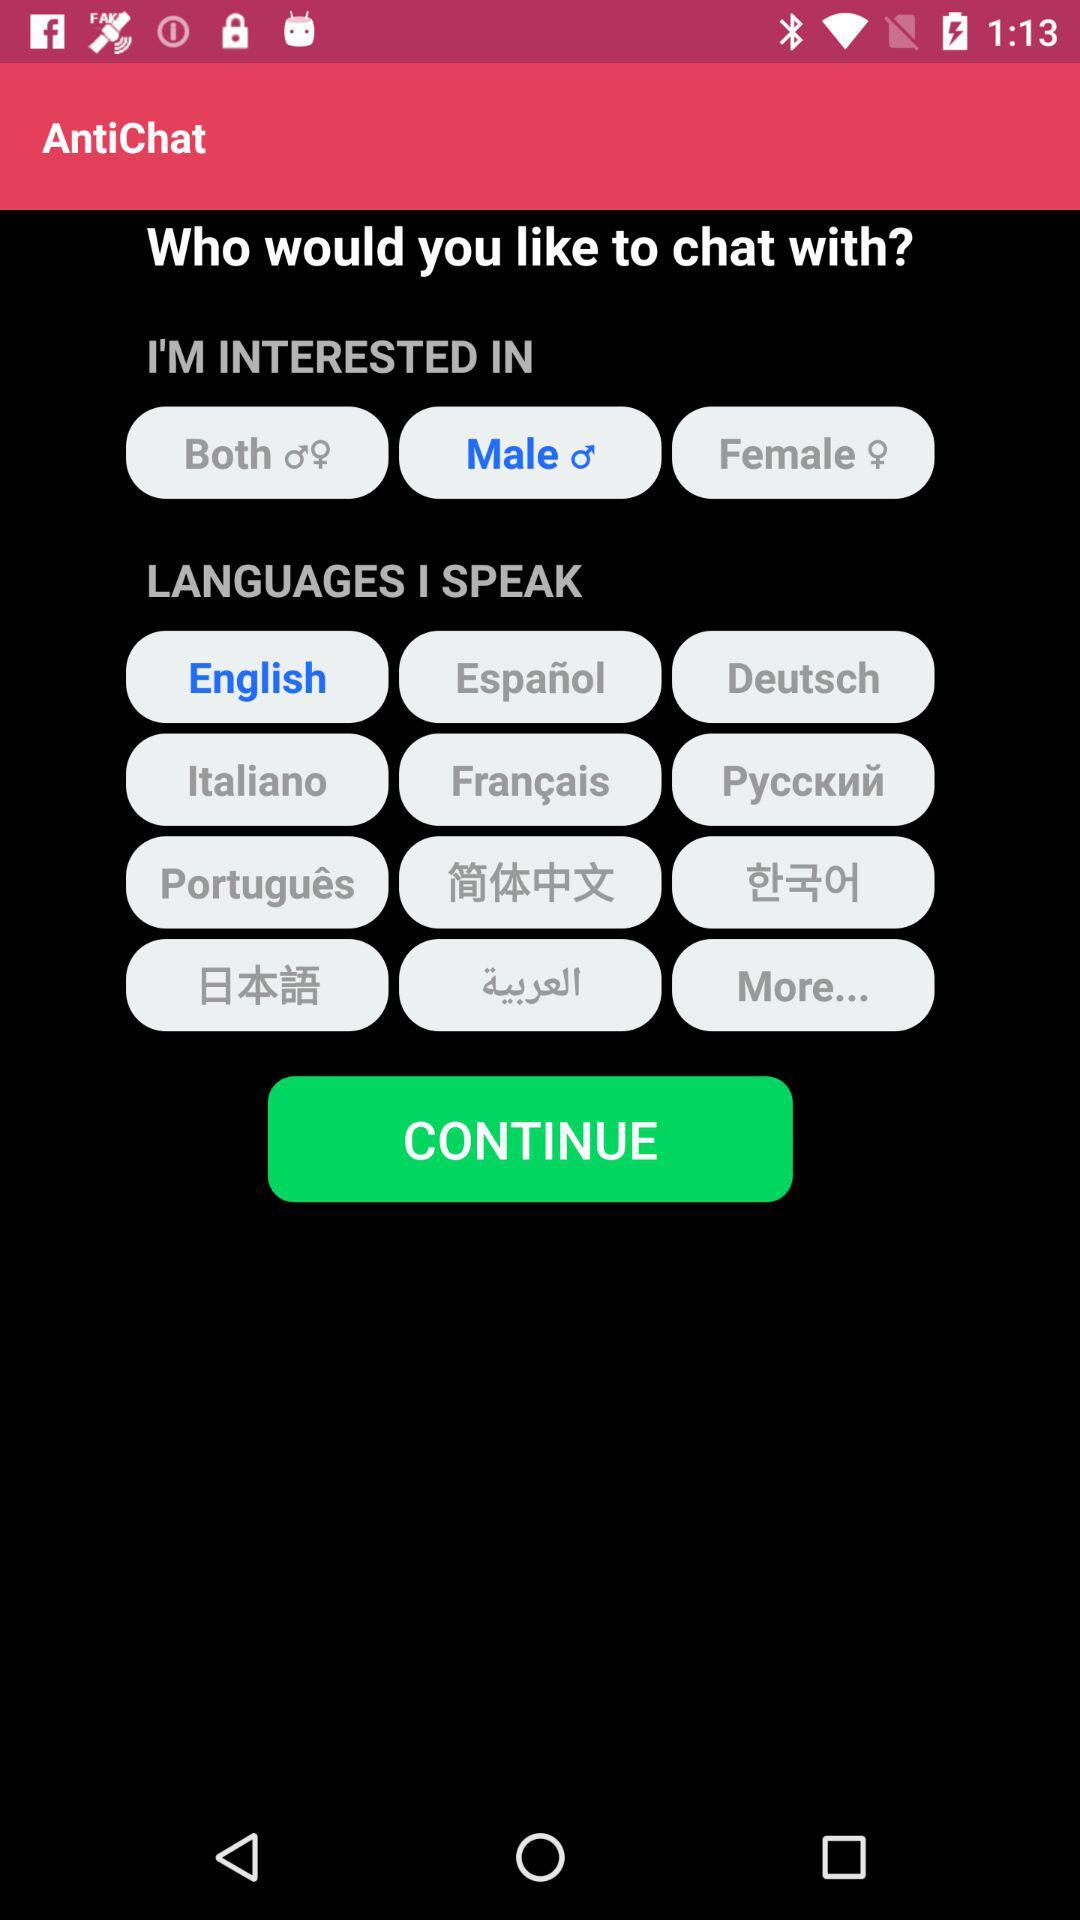 The width and height of the screenshot is (1080, 1920). What do you see at coordinates (529, 985) in the screenshot?
I see `item above continue item` at bounding box center [529, 985].